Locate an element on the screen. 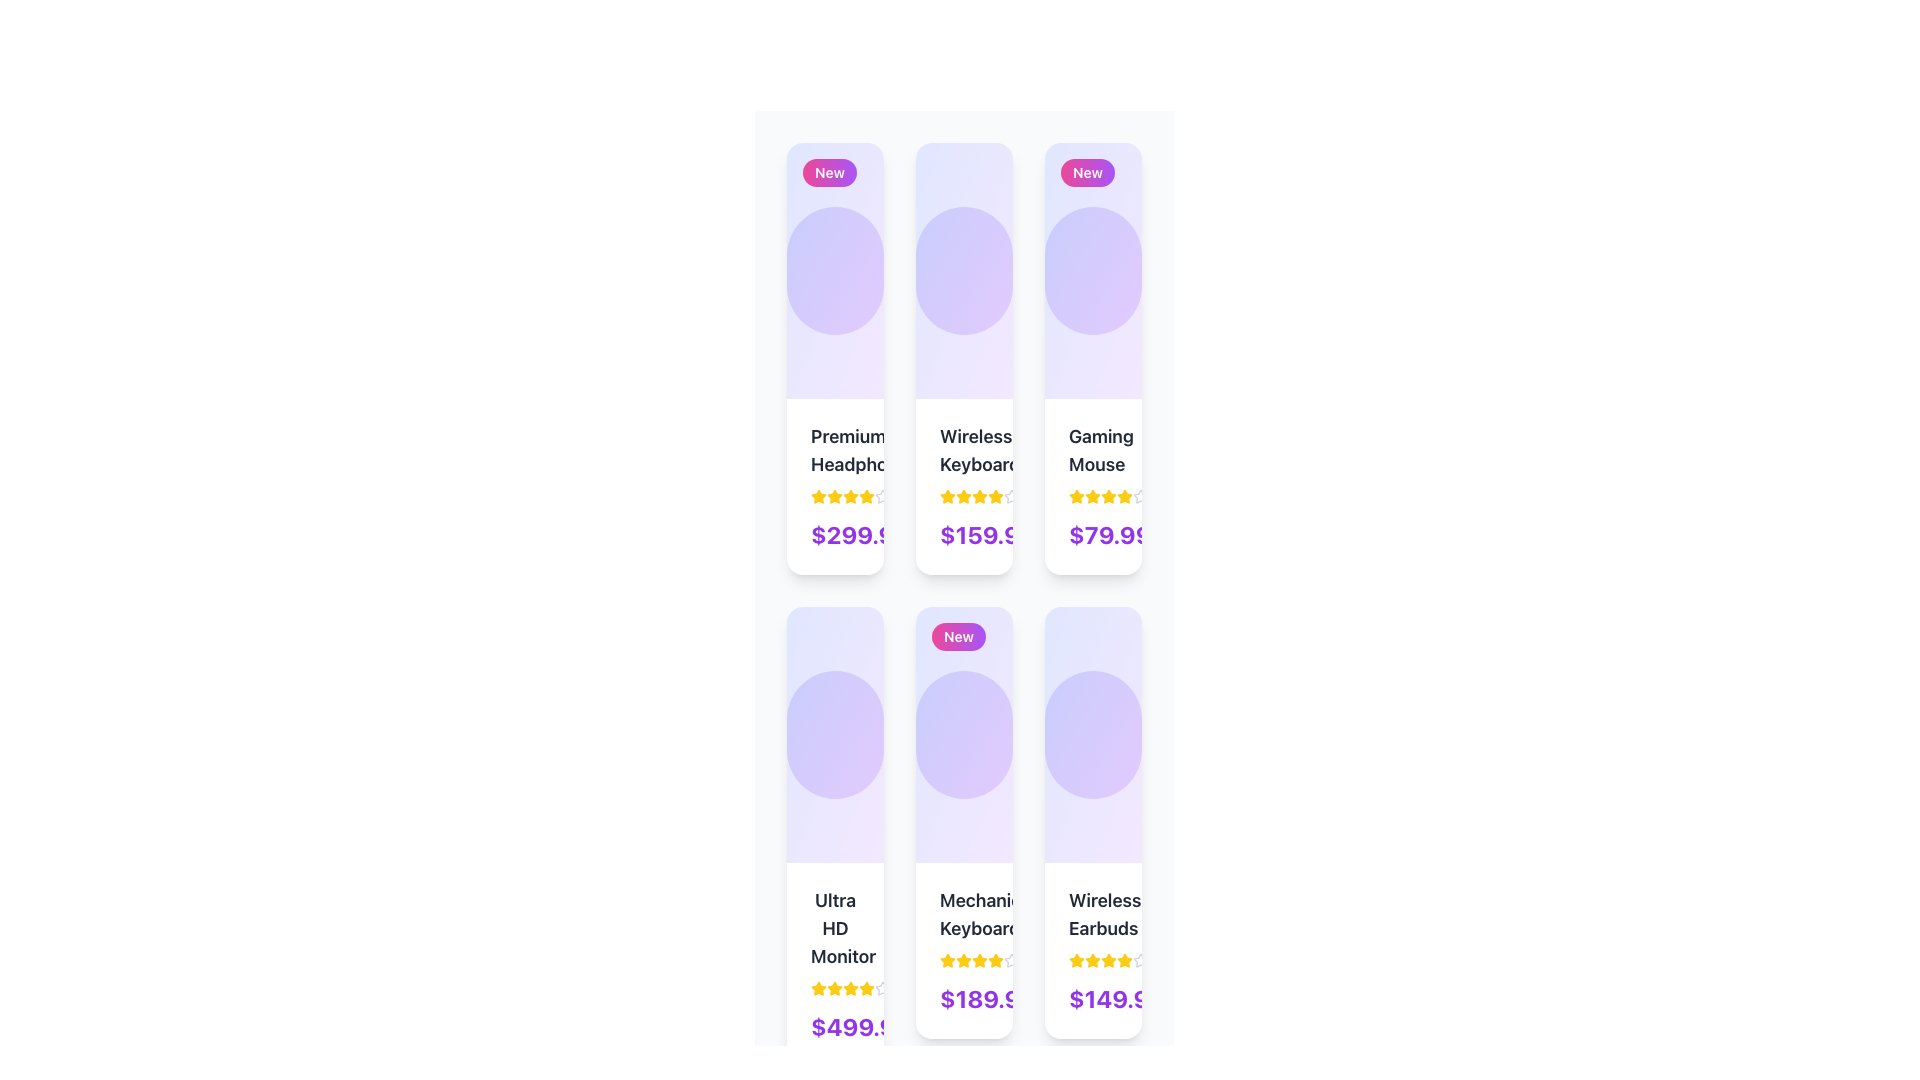 This screenshot has height=1080, width=1920. the first filled yellow star icon in the rating section of the product card to interact with the rating interface is located at coordinates (947, 959).